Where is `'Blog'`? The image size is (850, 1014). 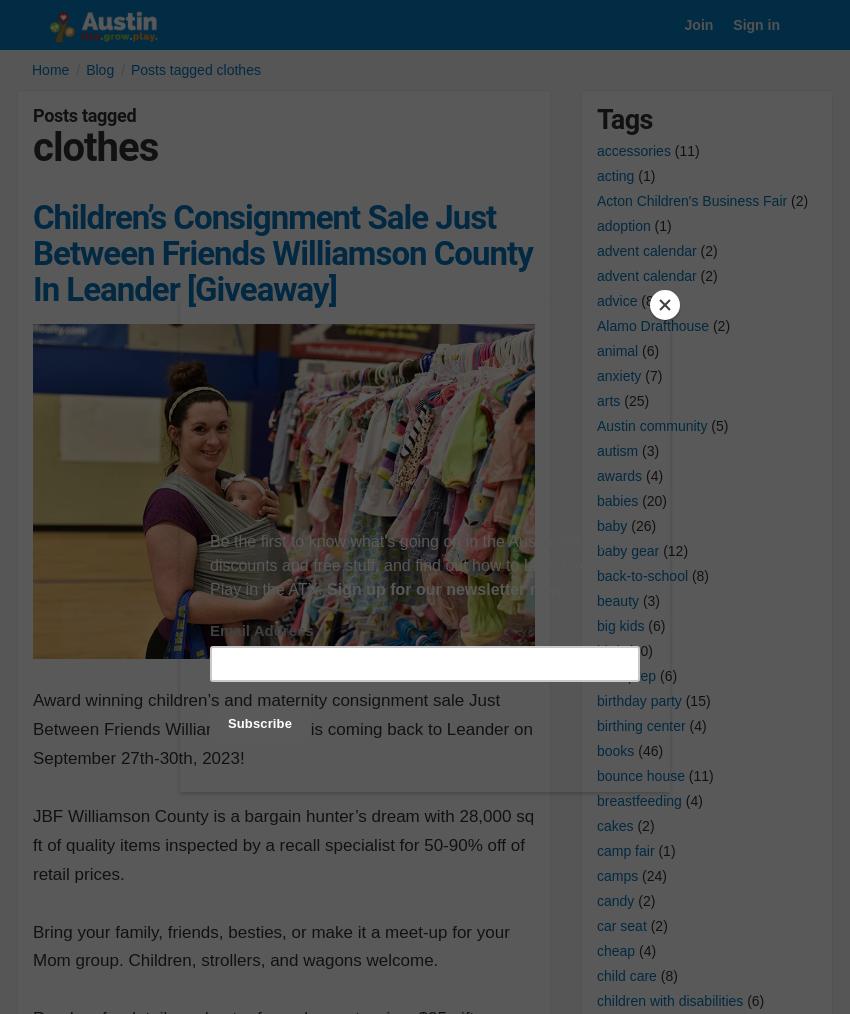
'Blog' is located at coordinates (98, 68).